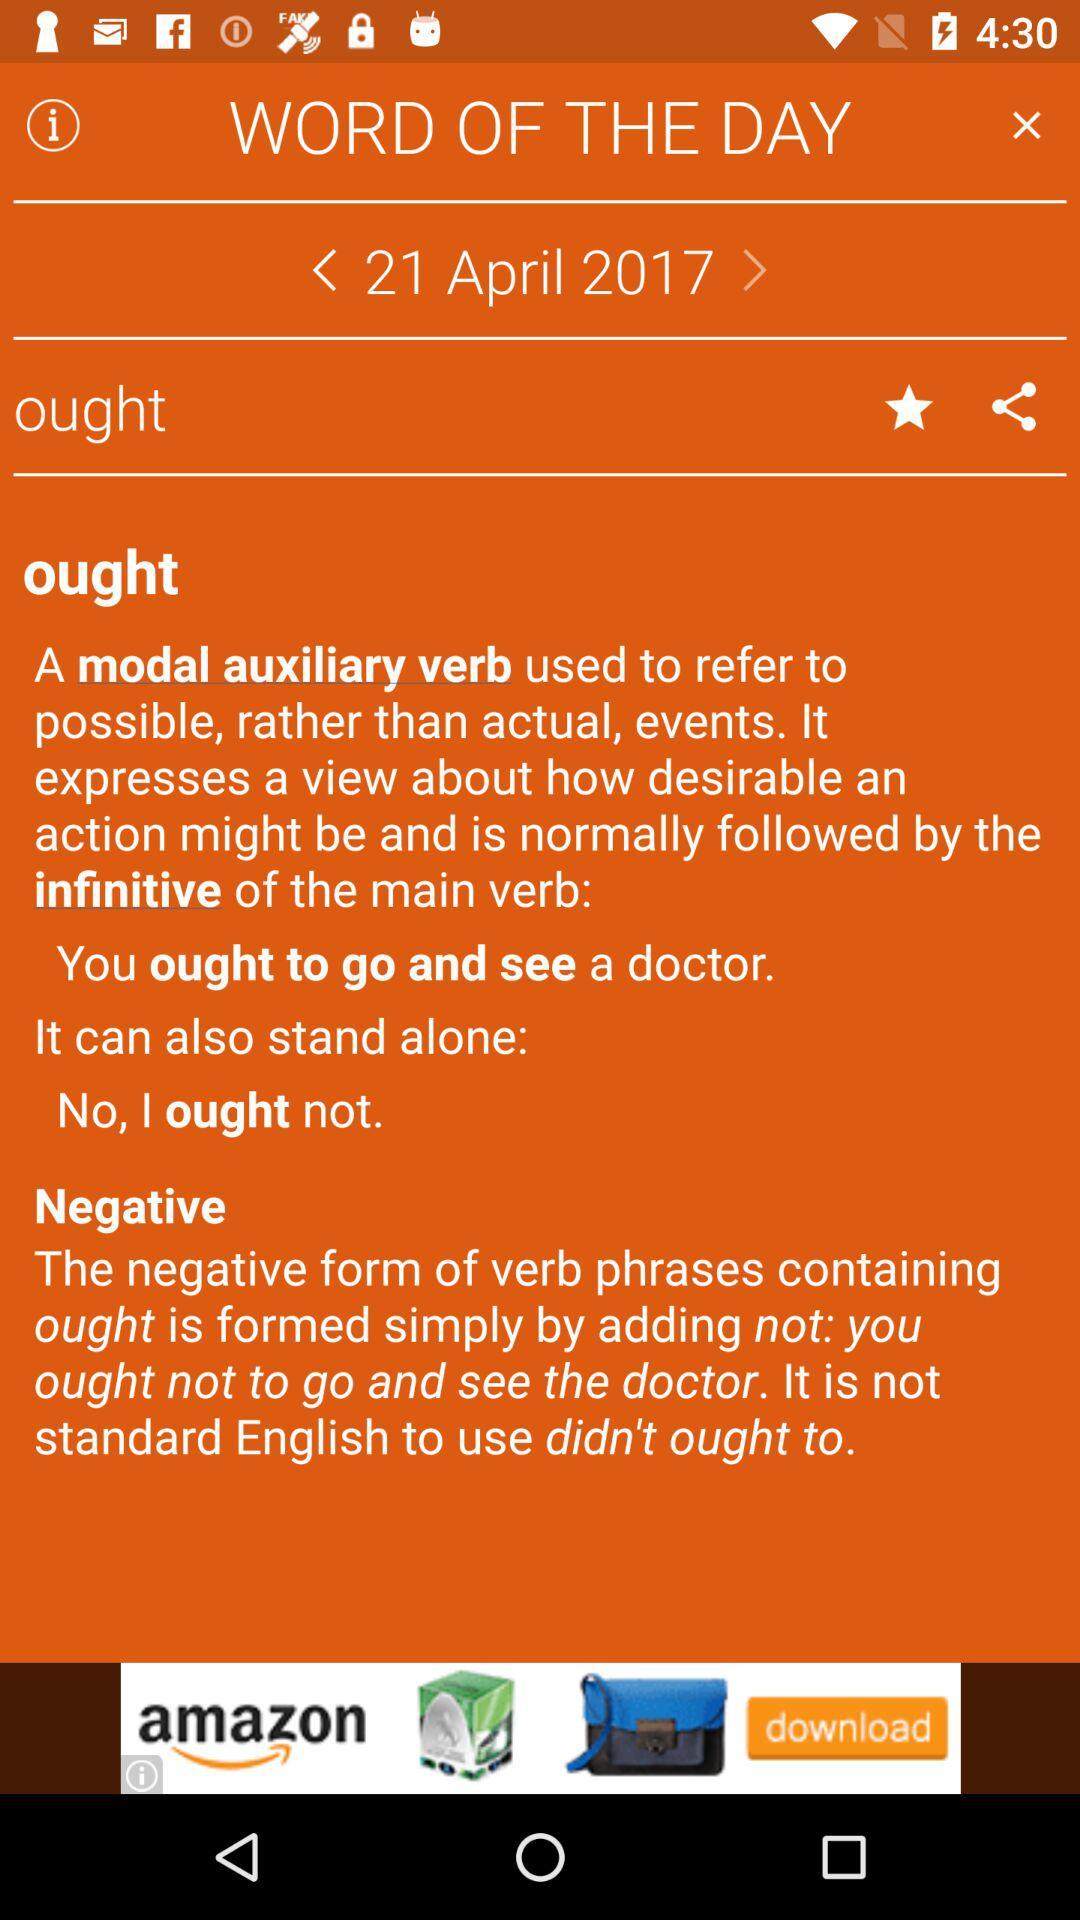 This screenshot has height=1920, width=1080. I want to click on goto next, so click(755, 268).